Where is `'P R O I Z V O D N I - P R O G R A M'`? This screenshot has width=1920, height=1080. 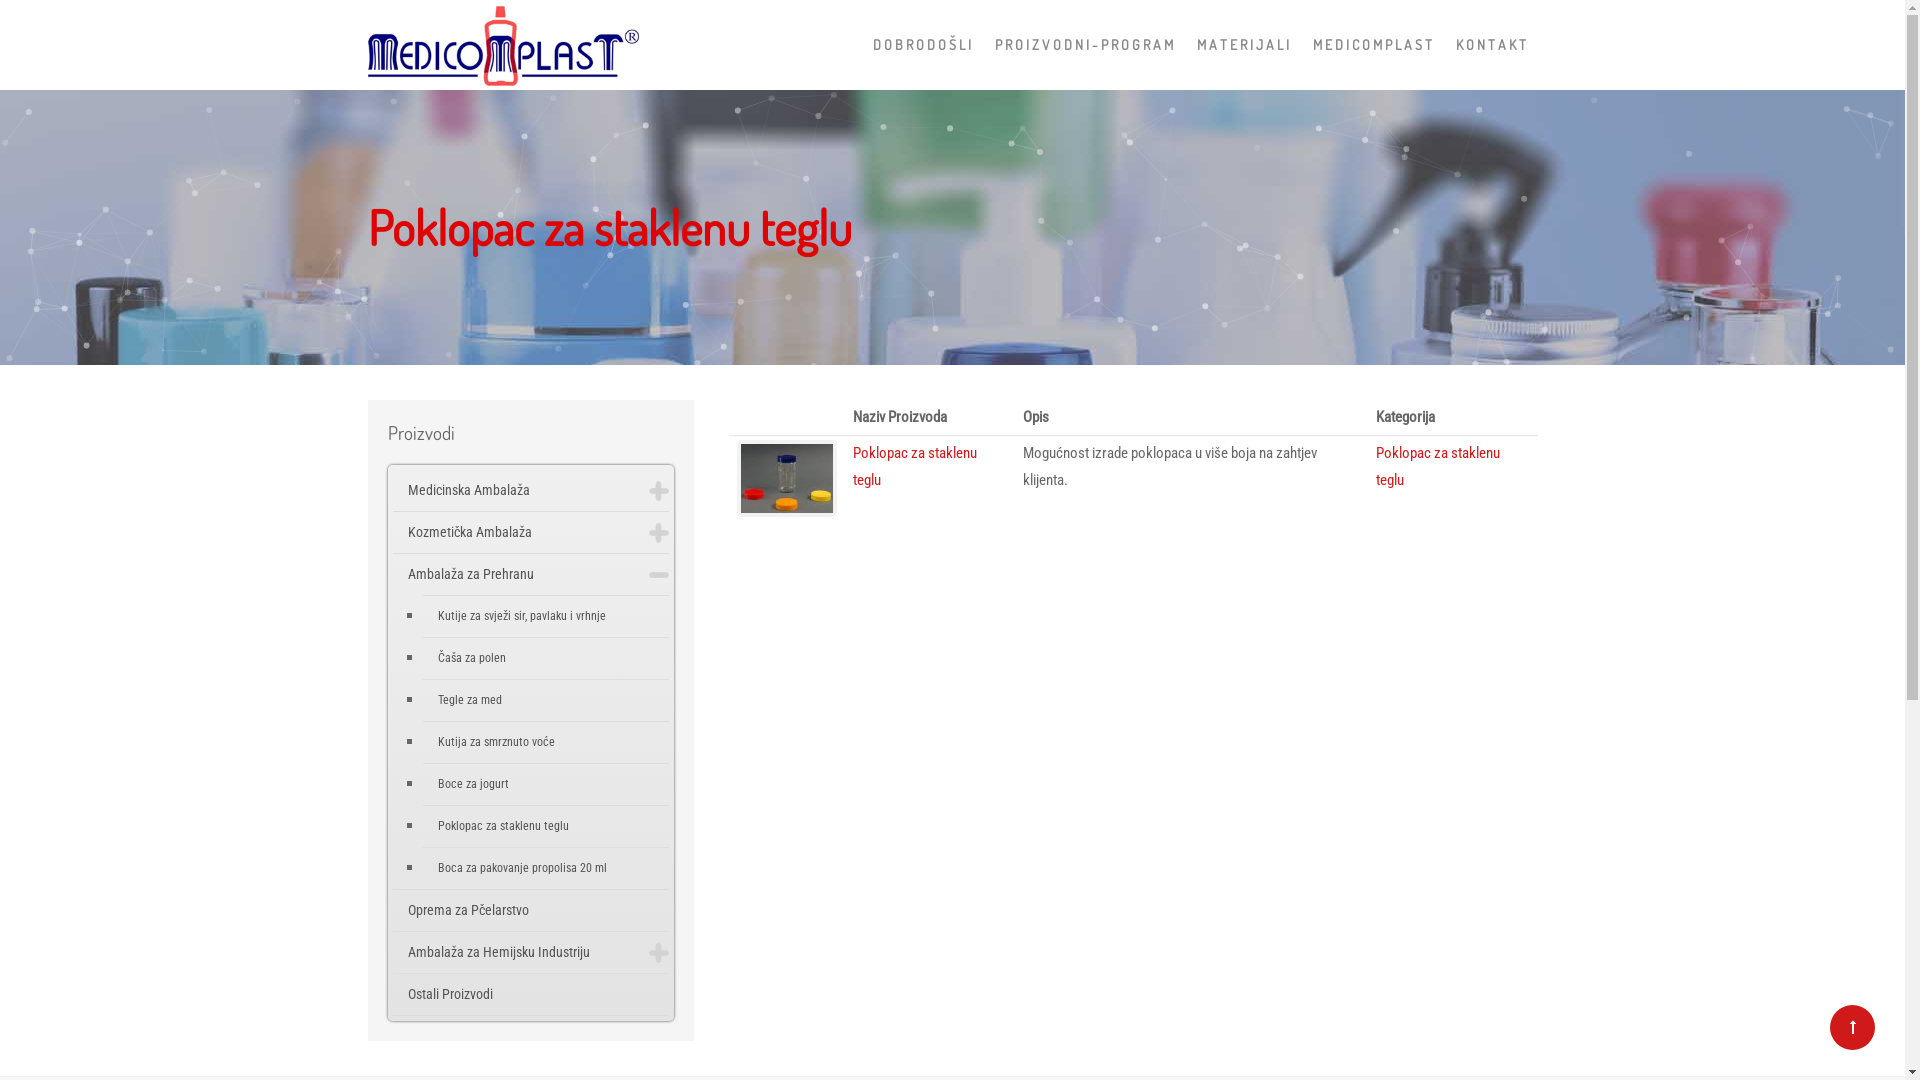
'P R O I Z V O D N I - P R O G R A M' is located at coordinates (1082, 45).